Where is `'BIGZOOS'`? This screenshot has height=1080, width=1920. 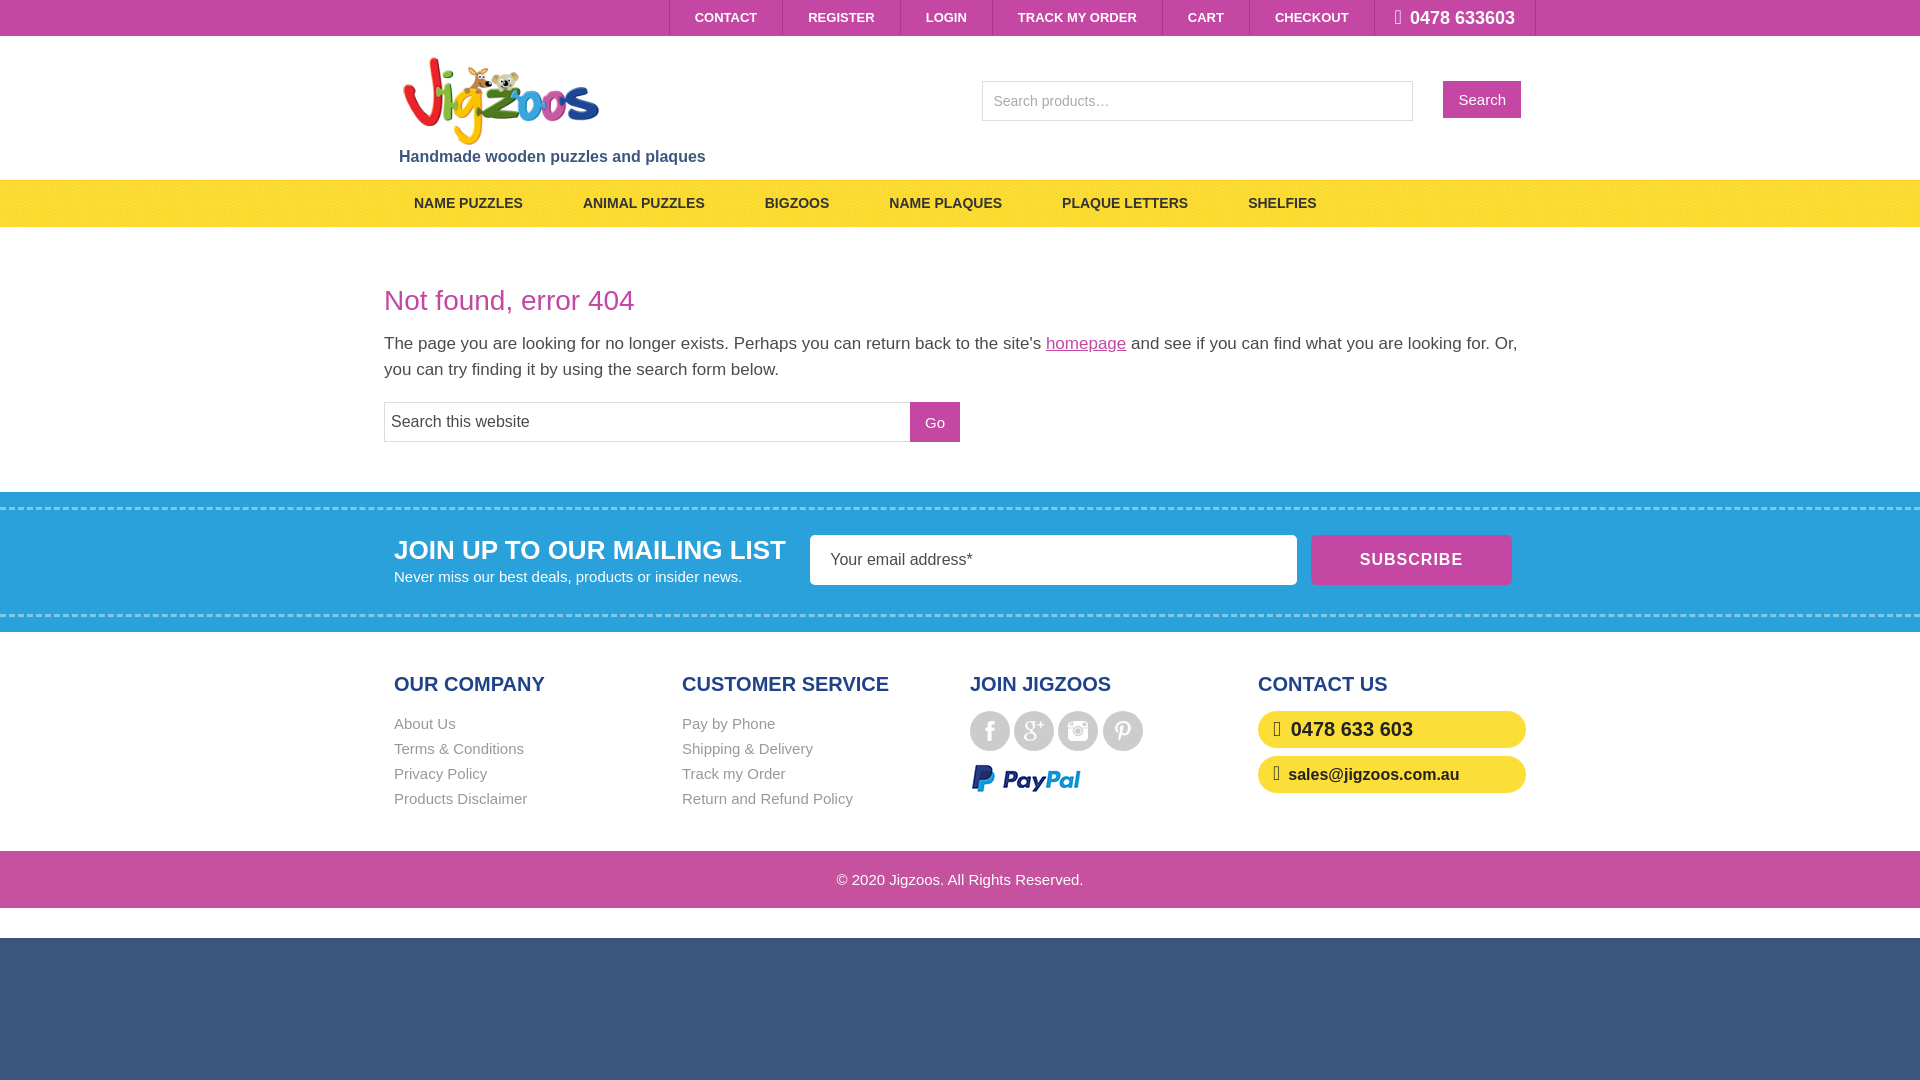
'BIGZOOS' is located at coordinates (733, 203).